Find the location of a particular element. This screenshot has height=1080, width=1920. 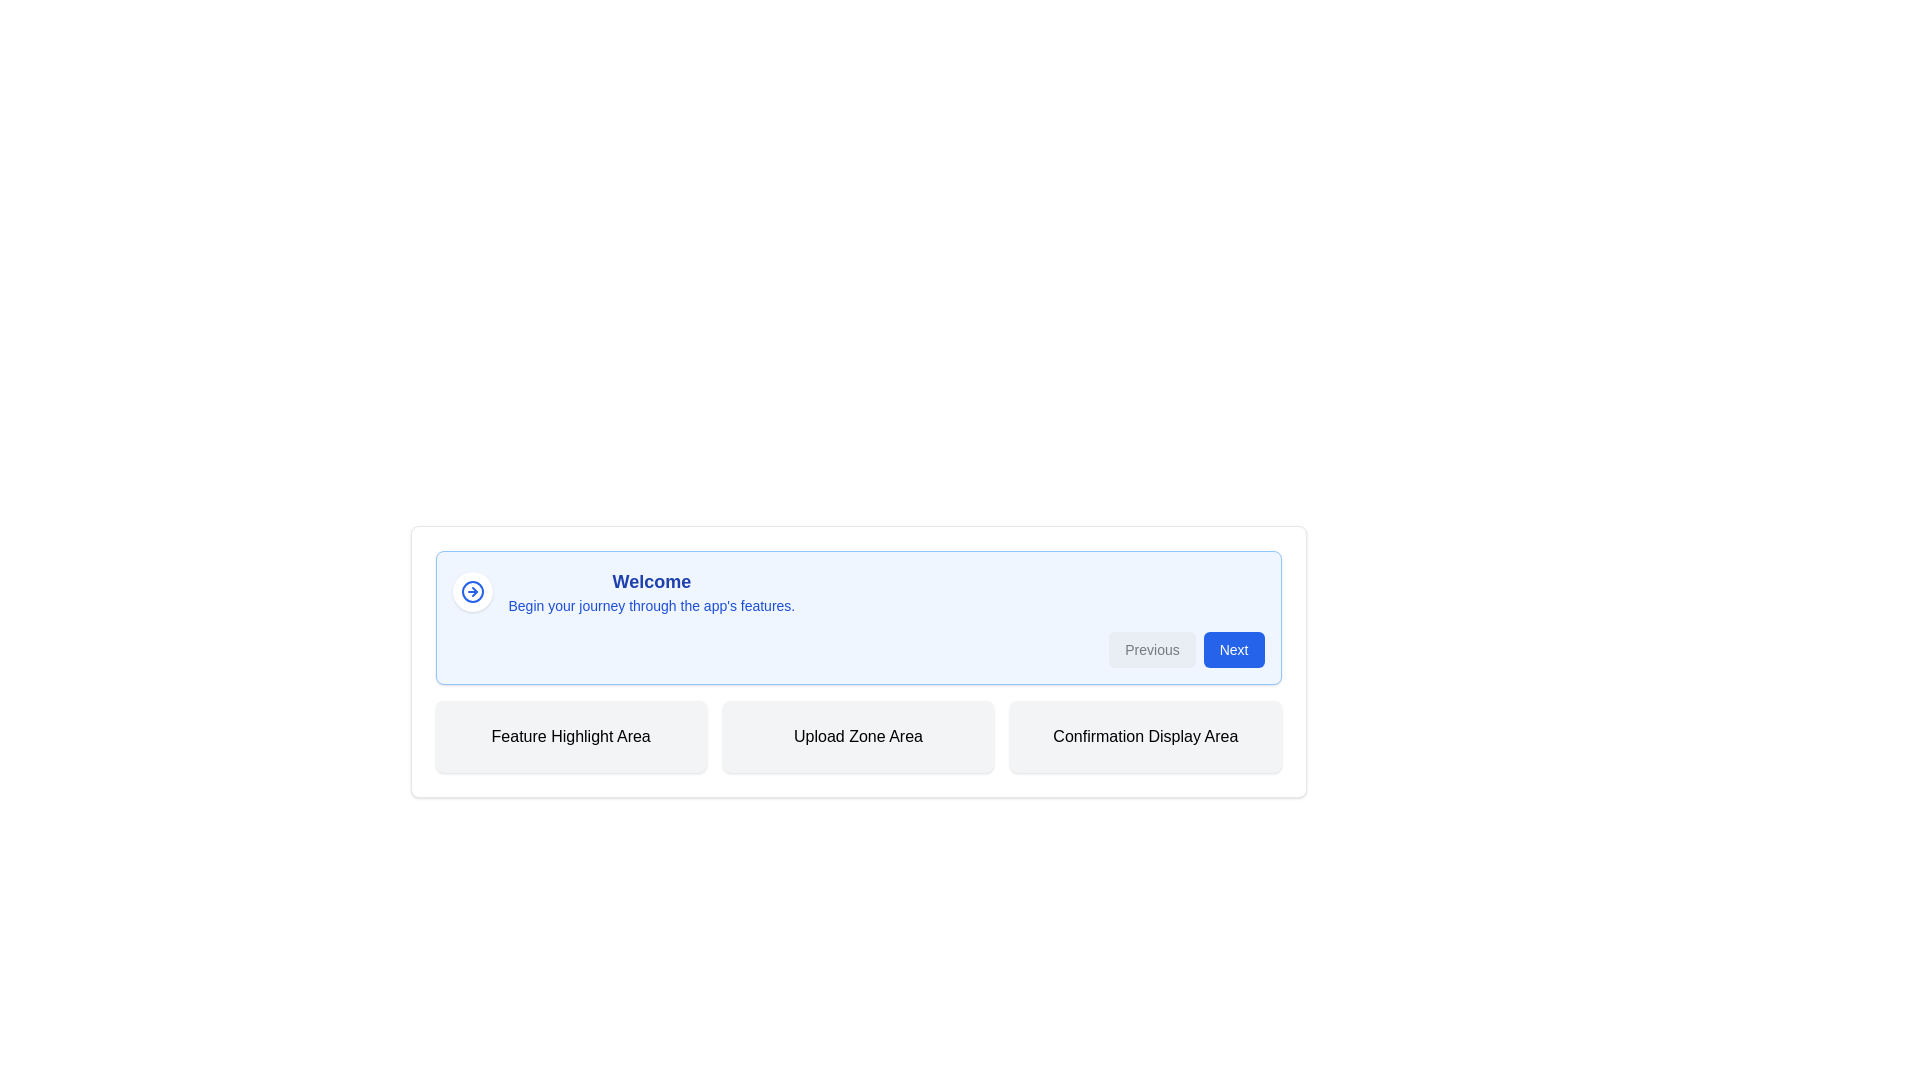

the introductory guidance text located directly beneath the 'Welcome' text, which provides users with information about the app's features is located at coordinates (651, 604).